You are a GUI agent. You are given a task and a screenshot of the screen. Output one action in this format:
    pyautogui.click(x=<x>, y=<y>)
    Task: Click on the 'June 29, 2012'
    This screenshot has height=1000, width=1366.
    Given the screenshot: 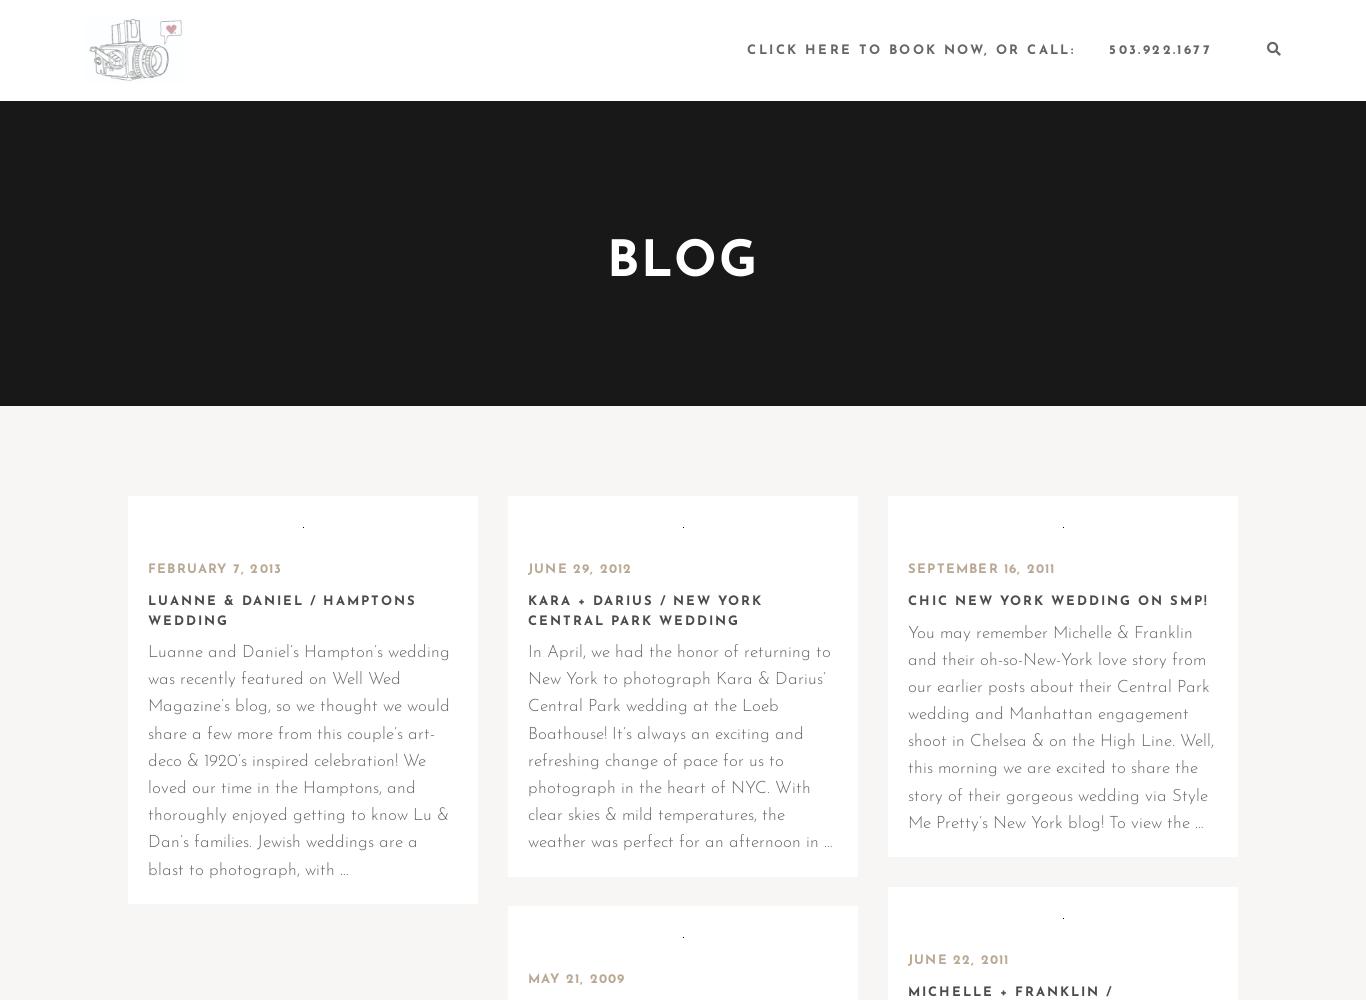 What is the action you would take?
    pyautogui.click(x=579, y=568)
    